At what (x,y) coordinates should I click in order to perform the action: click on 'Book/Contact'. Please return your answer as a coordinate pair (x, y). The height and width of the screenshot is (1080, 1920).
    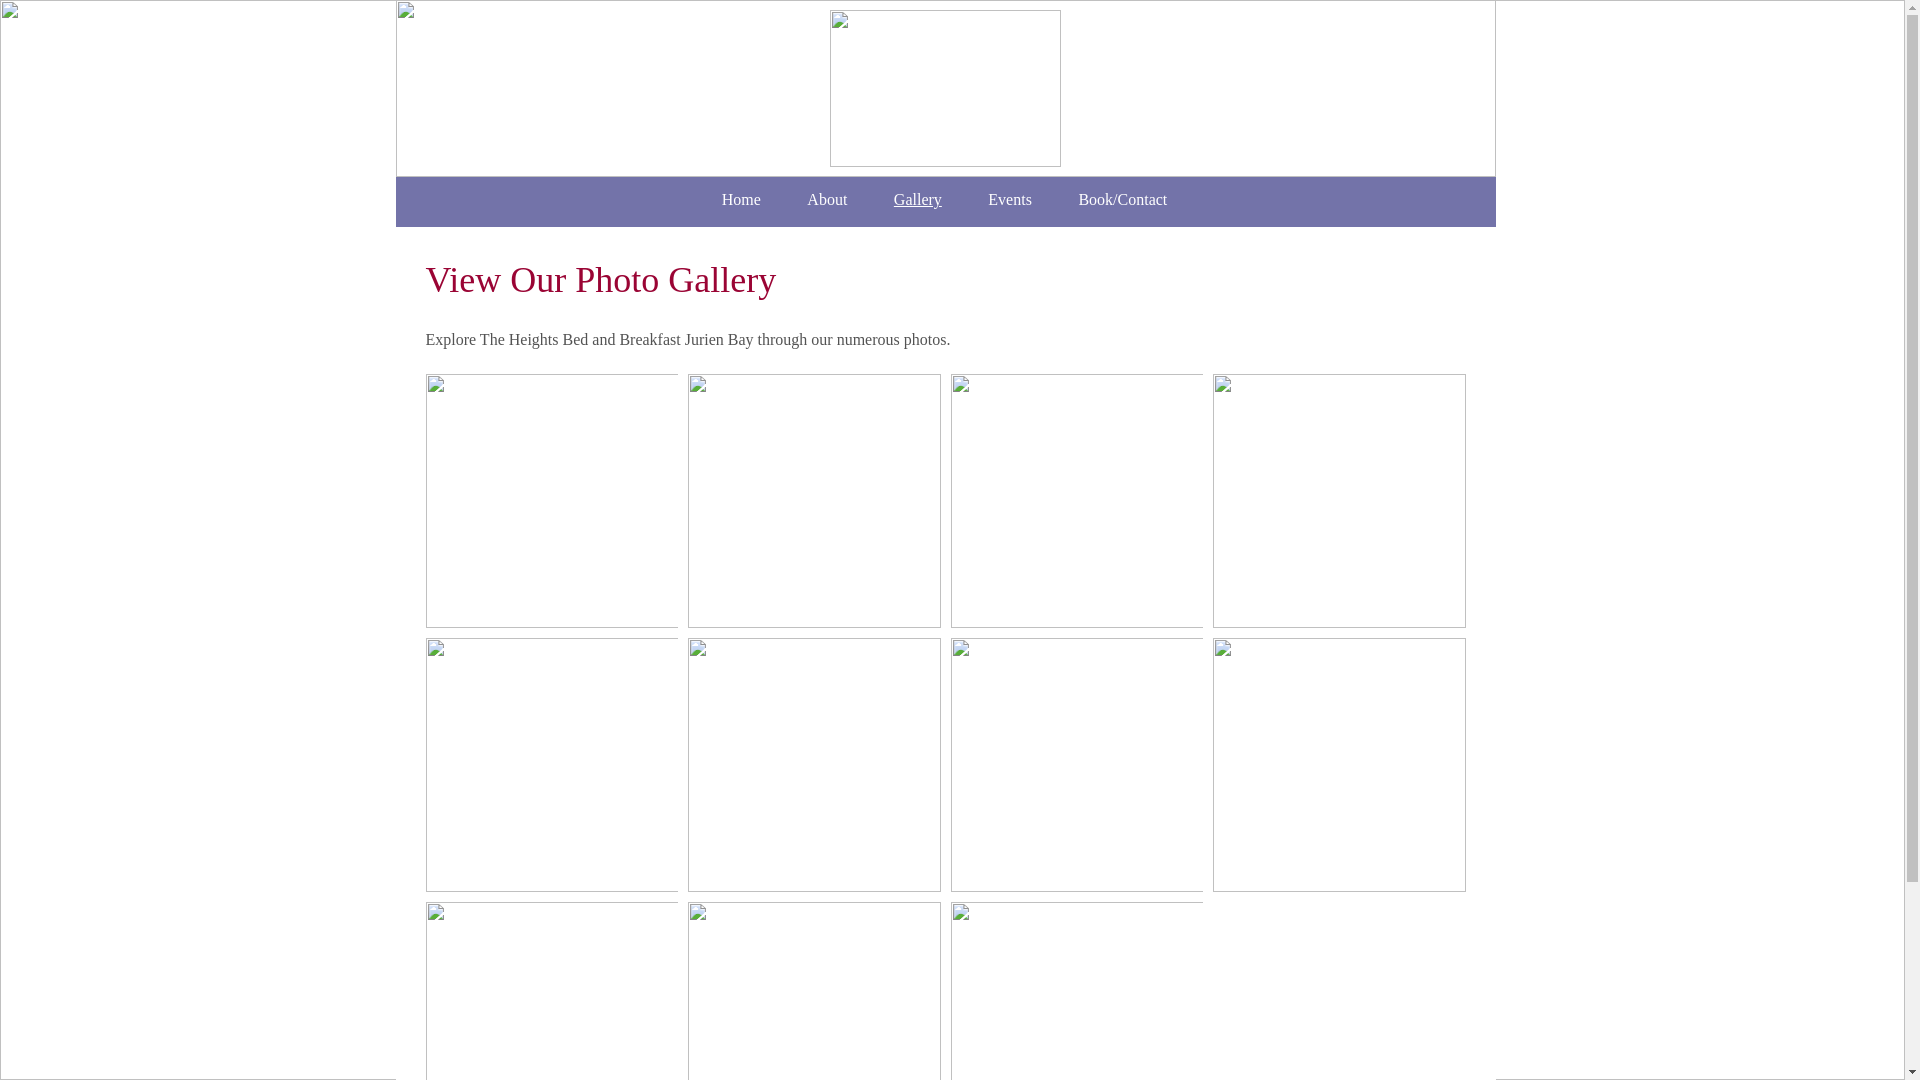
    Looking at the image, I should click on (1122, 200).